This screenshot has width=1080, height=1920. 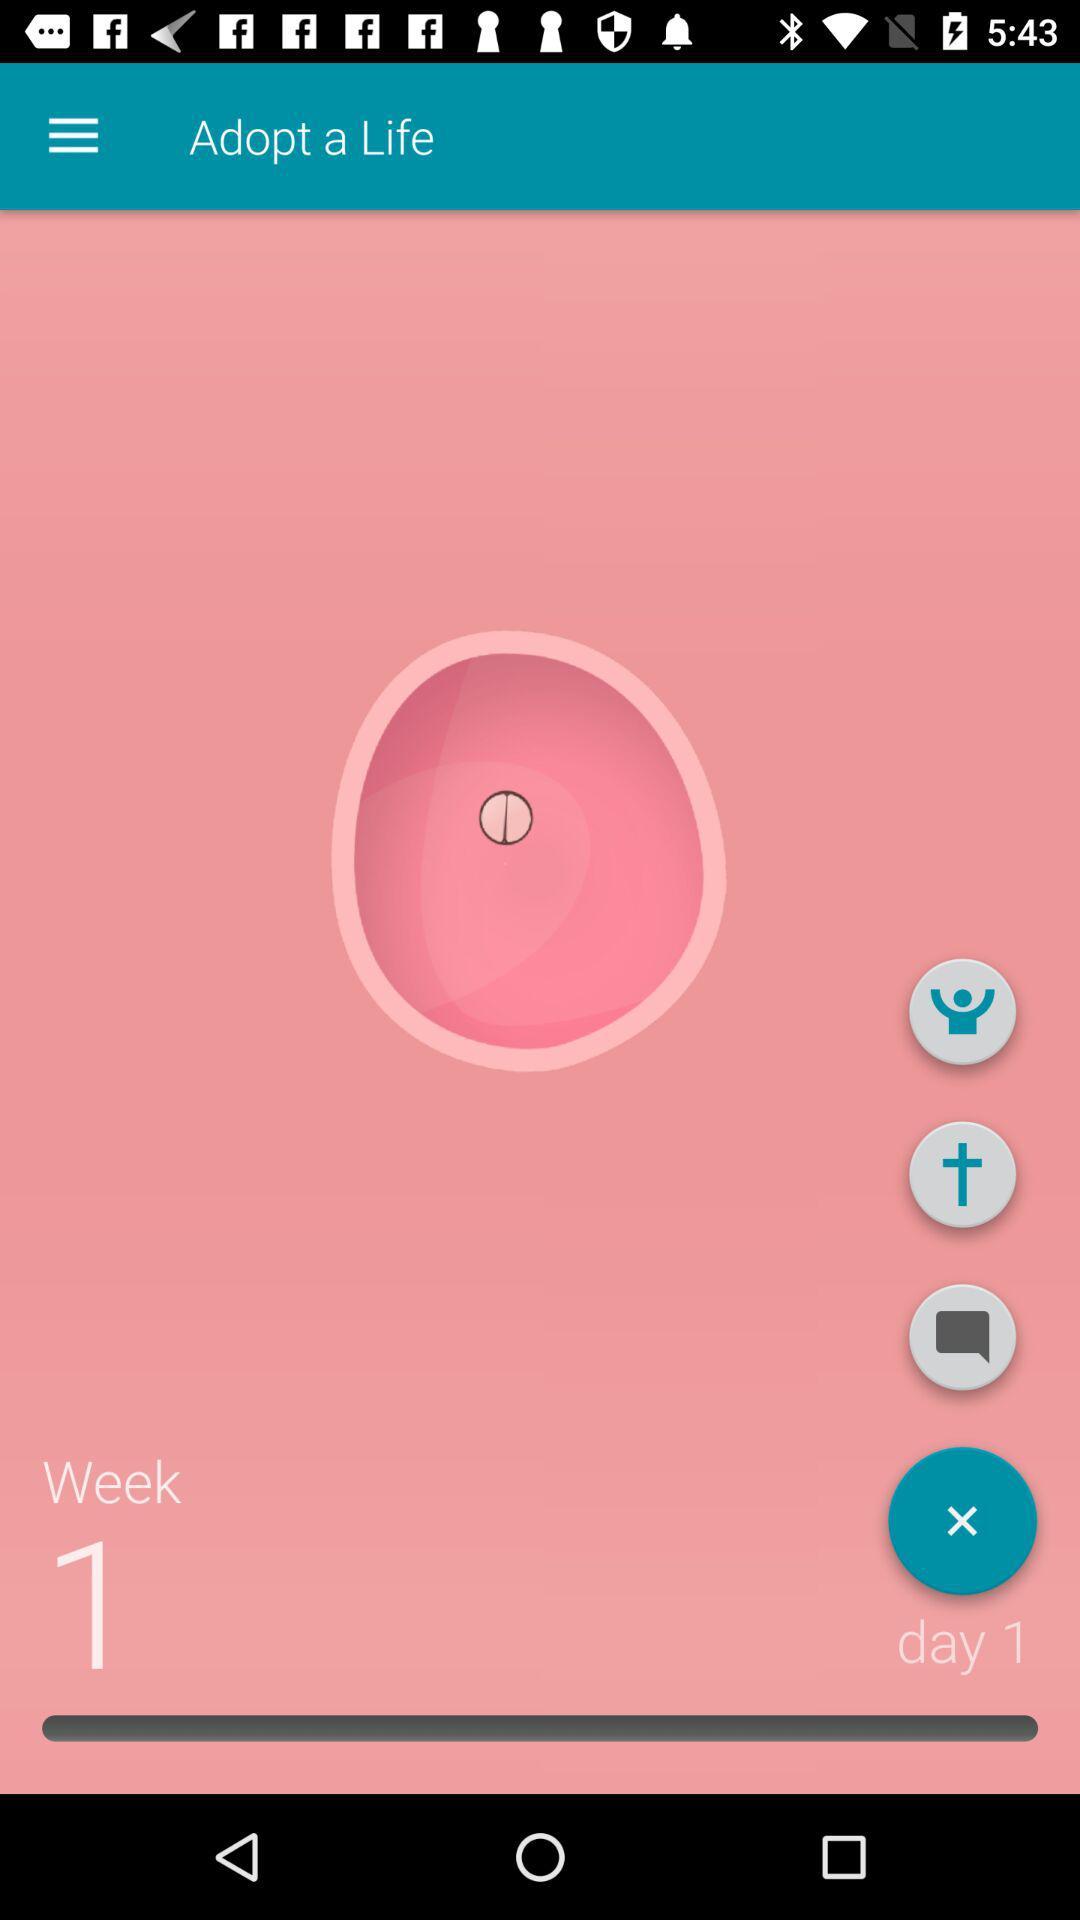 I want to click on the info icon, so click(x=961, y=1182).